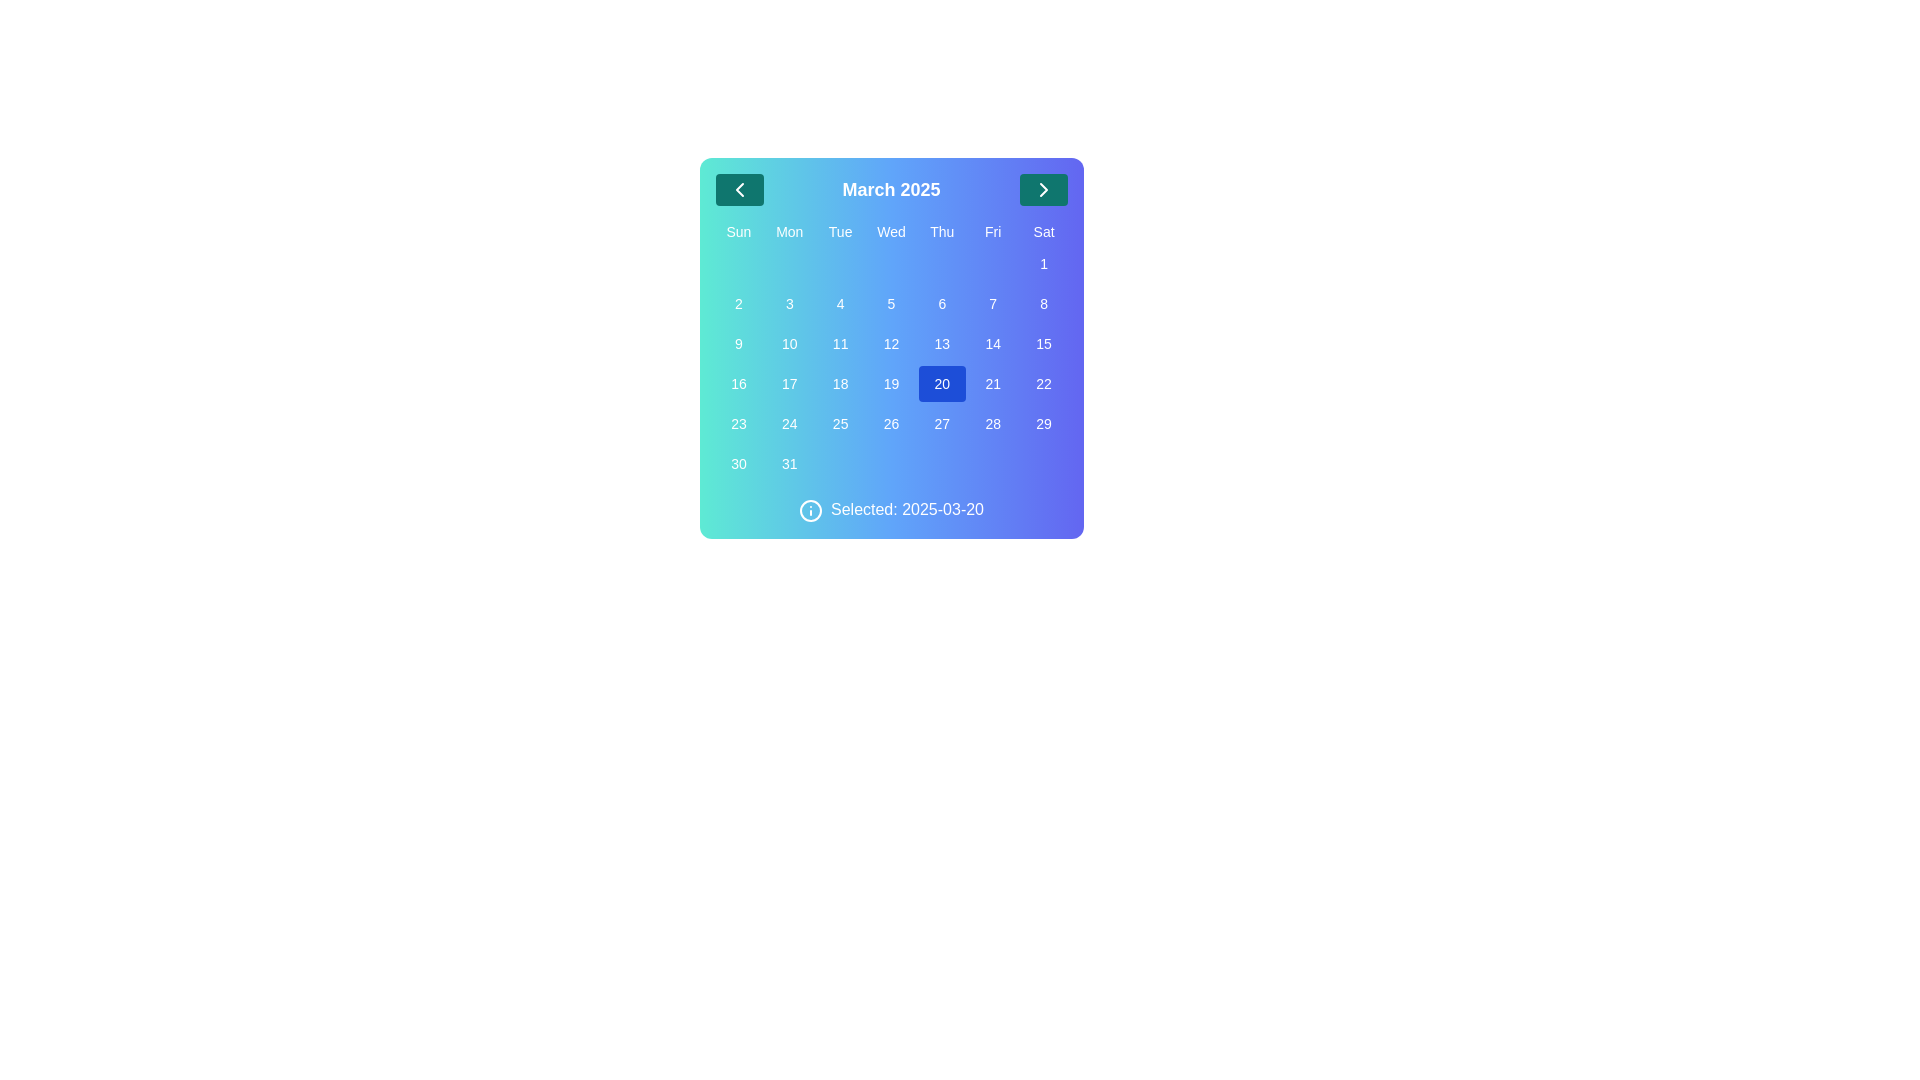 The width and height of the screenshot is (1920, 1080). Describe the element at coordinates (993, 384) in the screenshot. I see `the button representing the date '21' in the calendar, located in the fifth row under the 'Fri' column` at that location.